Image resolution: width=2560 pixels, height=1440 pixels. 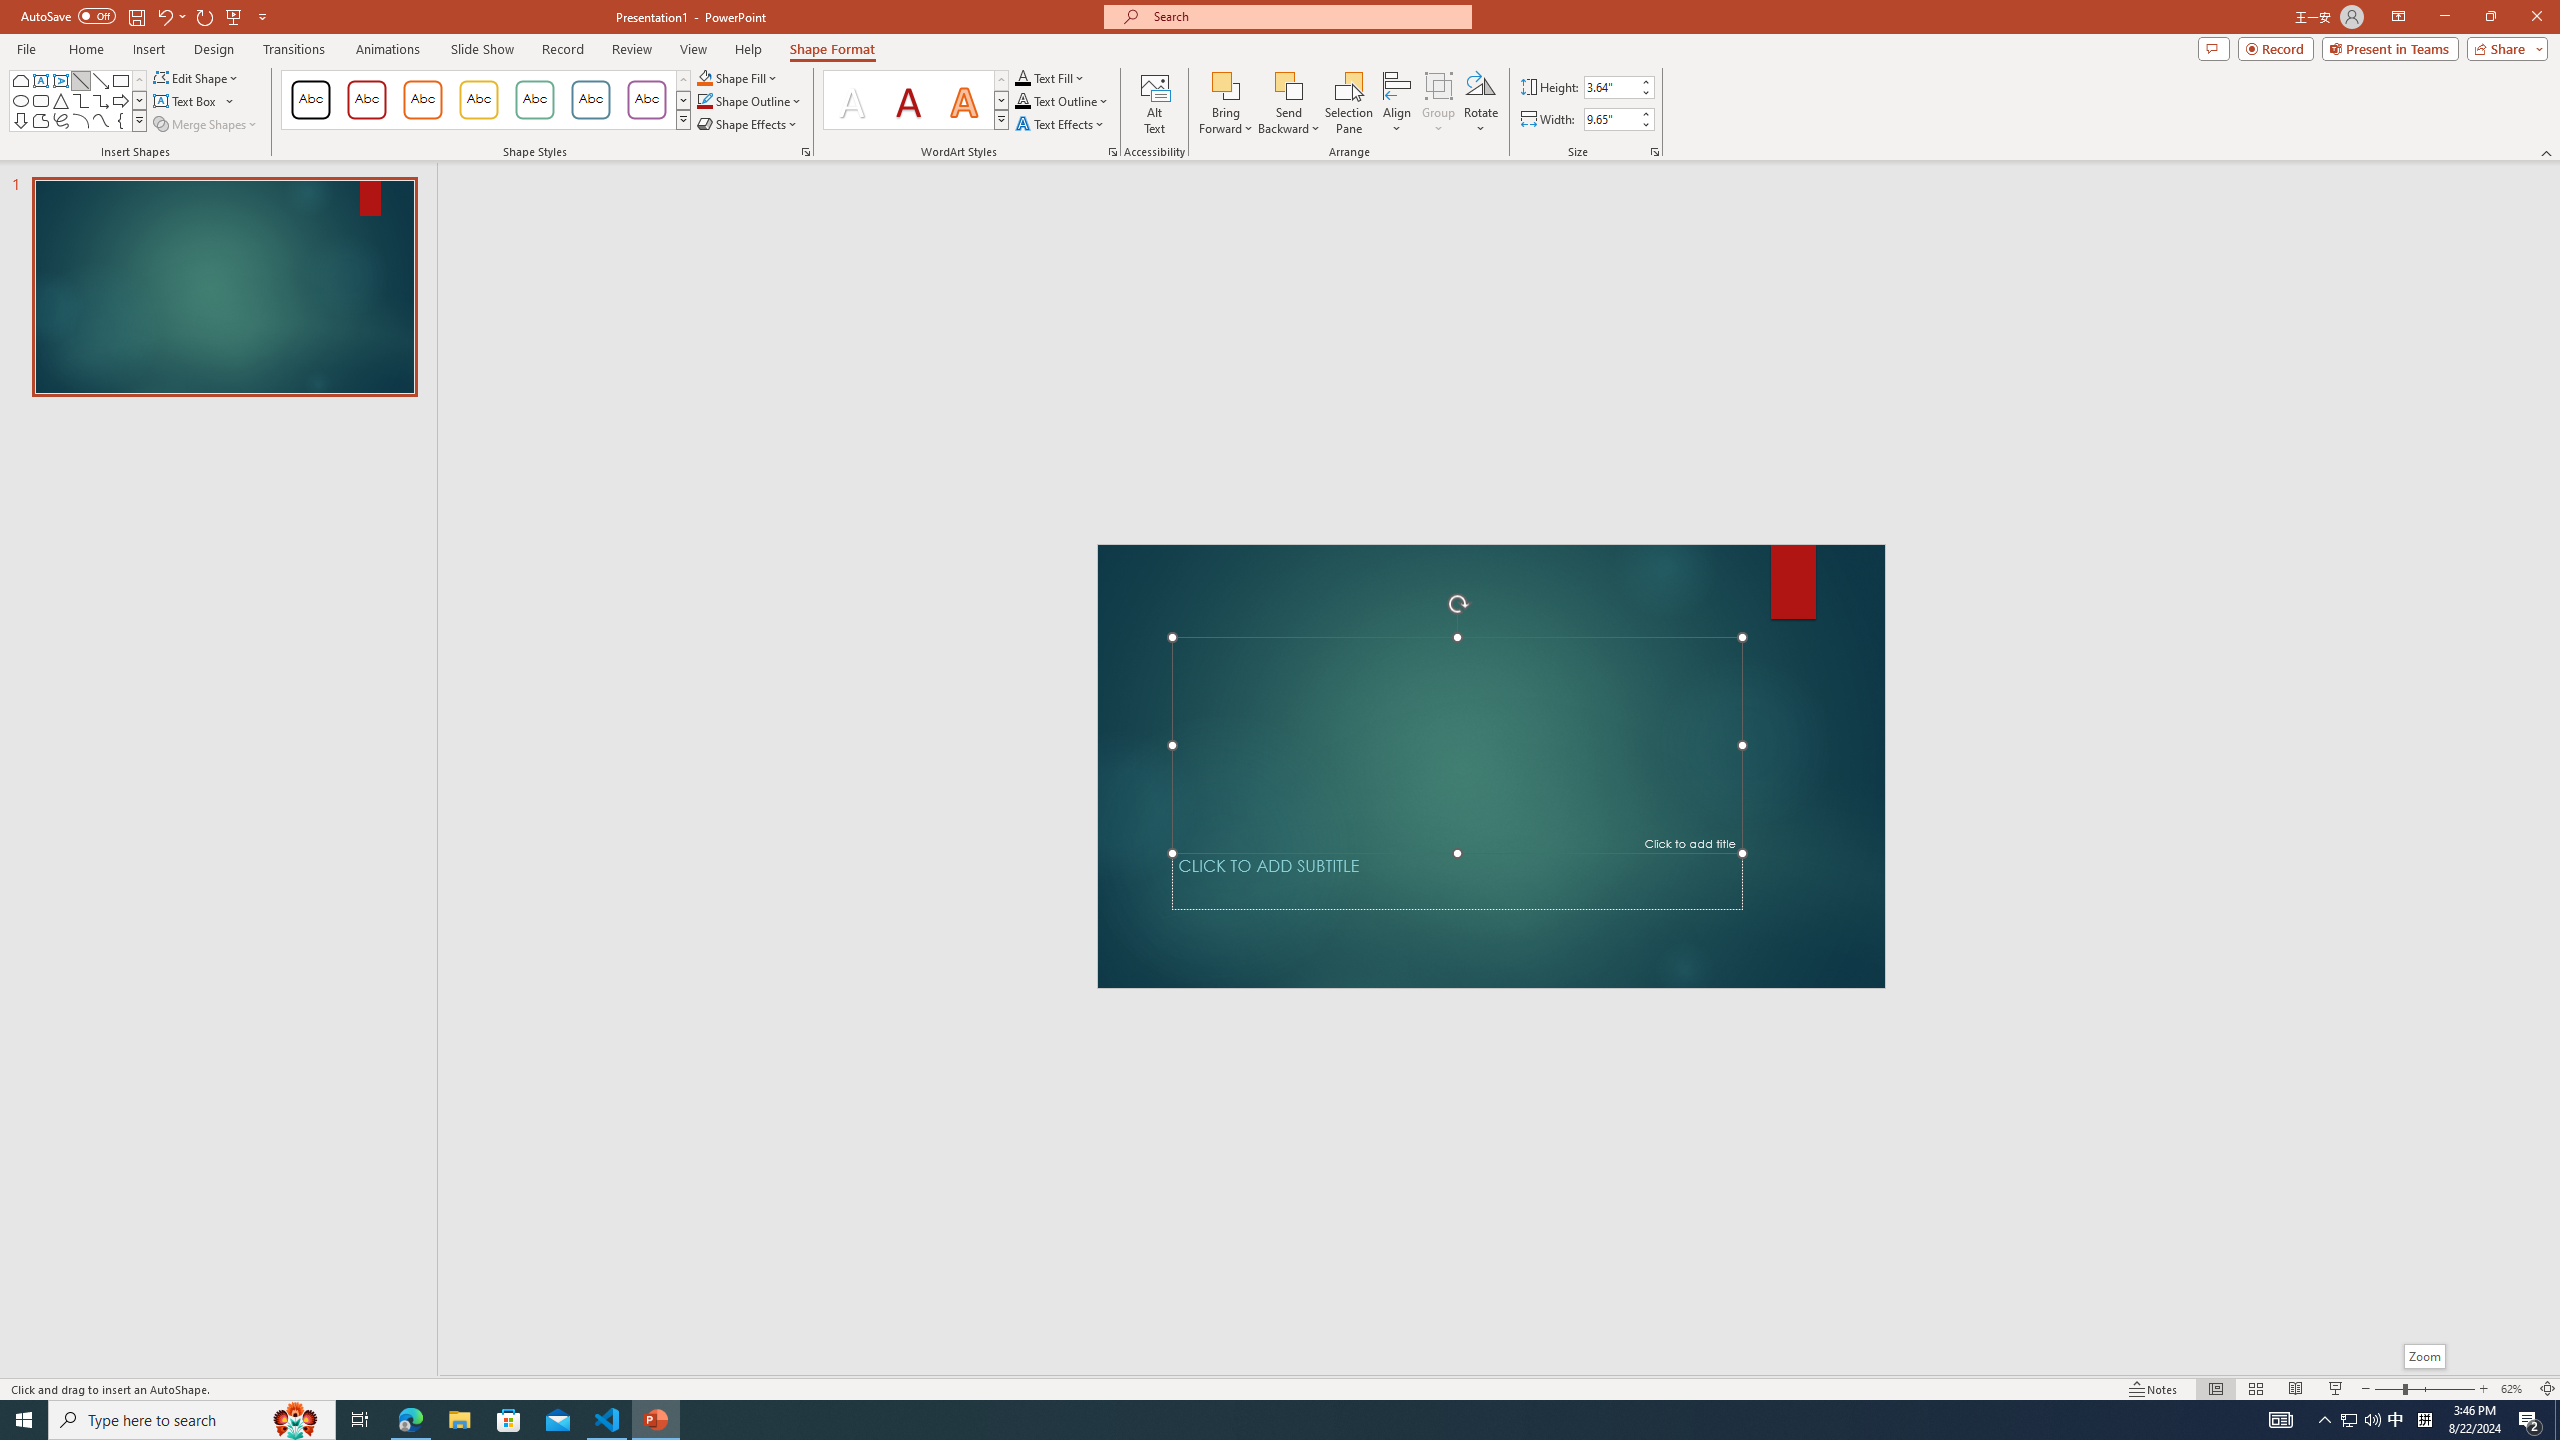 What do you see at coordinates (119, 99) in the screenshot?
I see `'Arrow: Right'` at bounding box center [119, 99].